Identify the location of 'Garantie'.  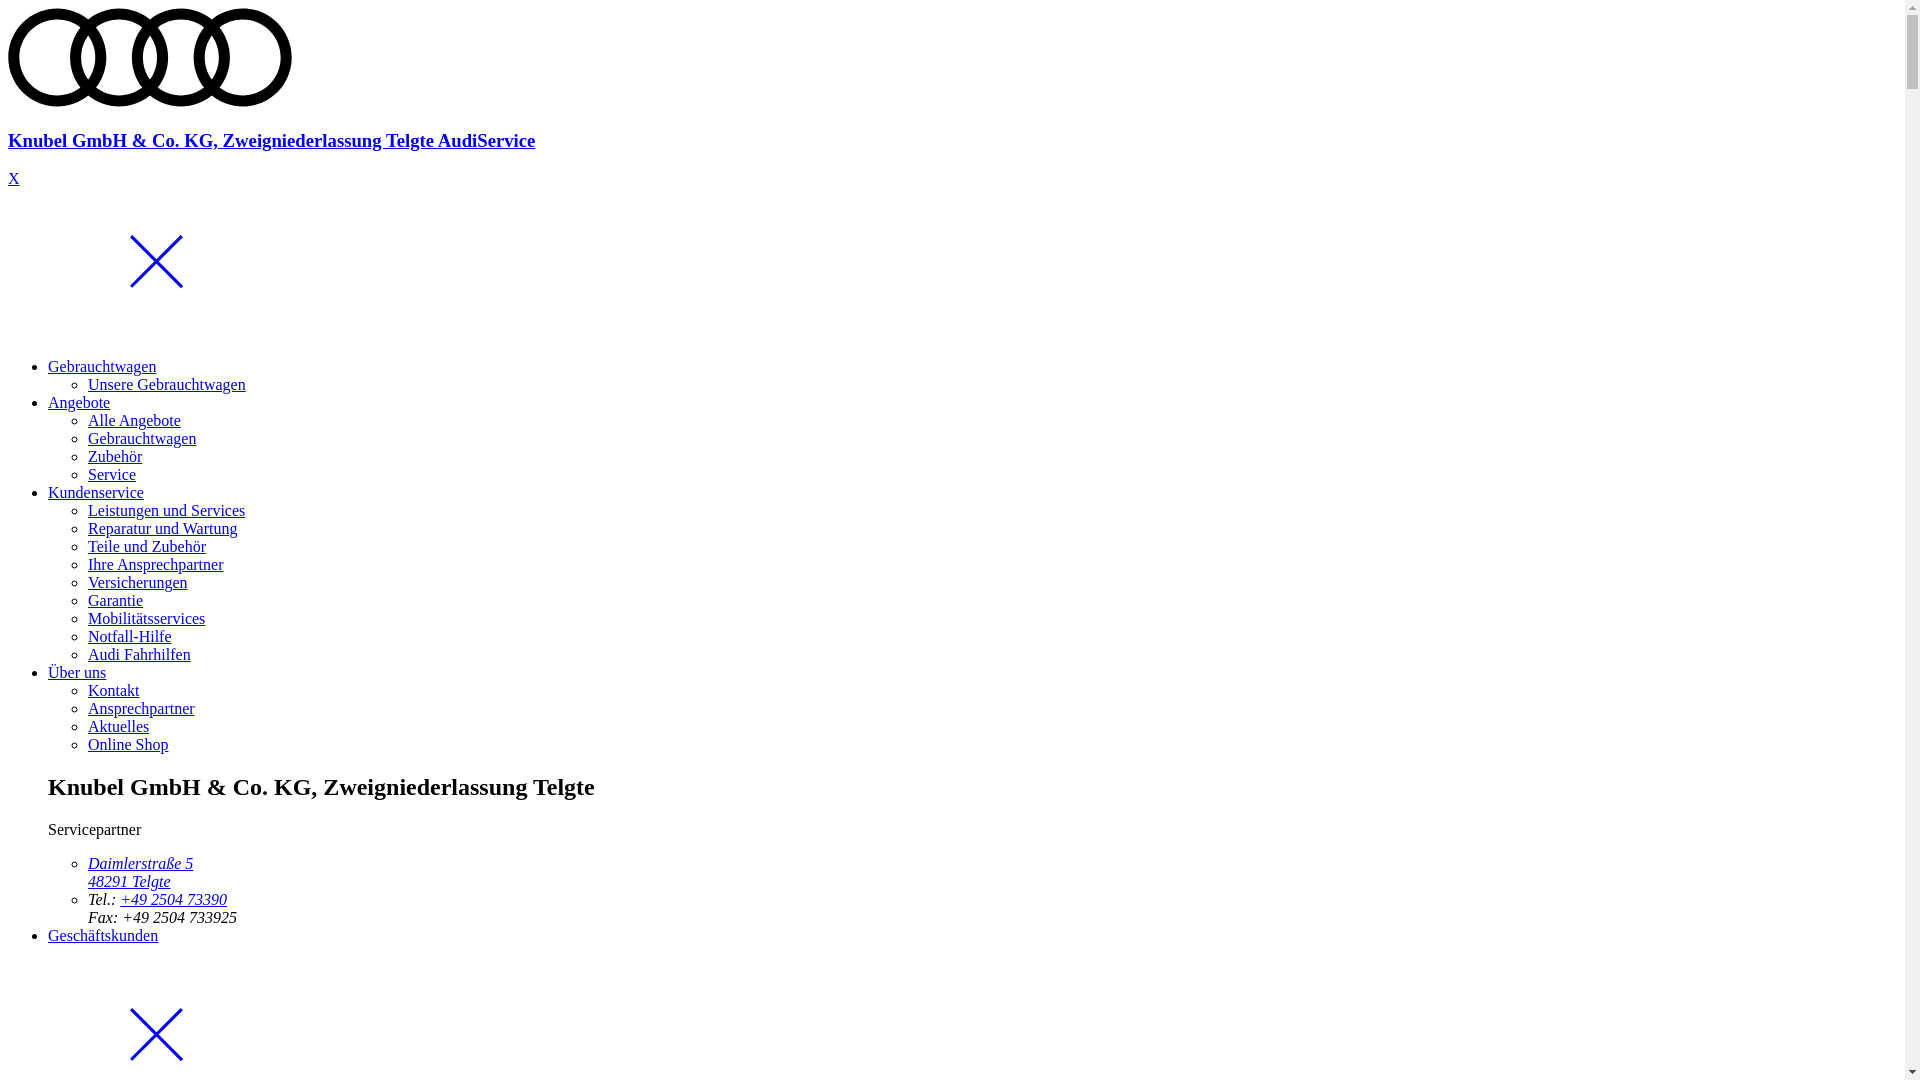
(114, 599).